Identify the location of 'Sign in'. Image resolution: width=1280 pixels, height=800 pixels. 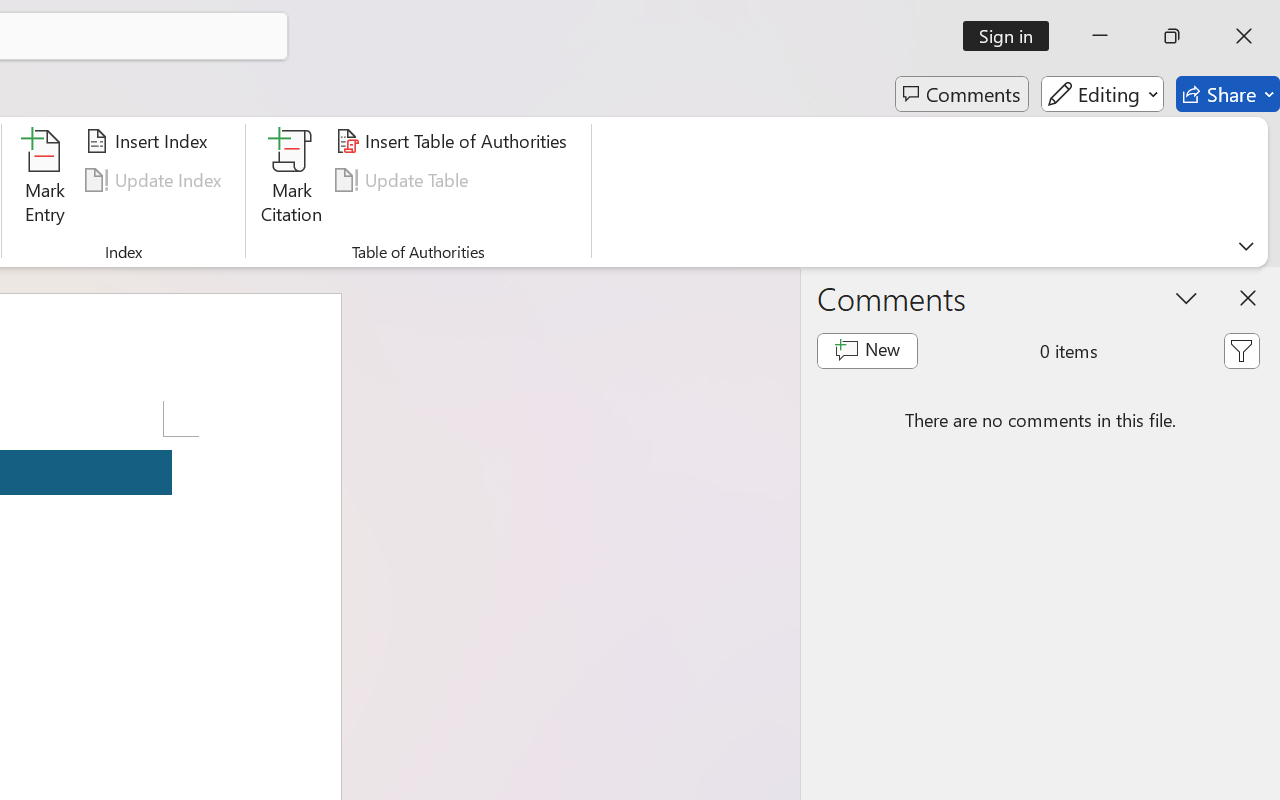
(1013, 35).